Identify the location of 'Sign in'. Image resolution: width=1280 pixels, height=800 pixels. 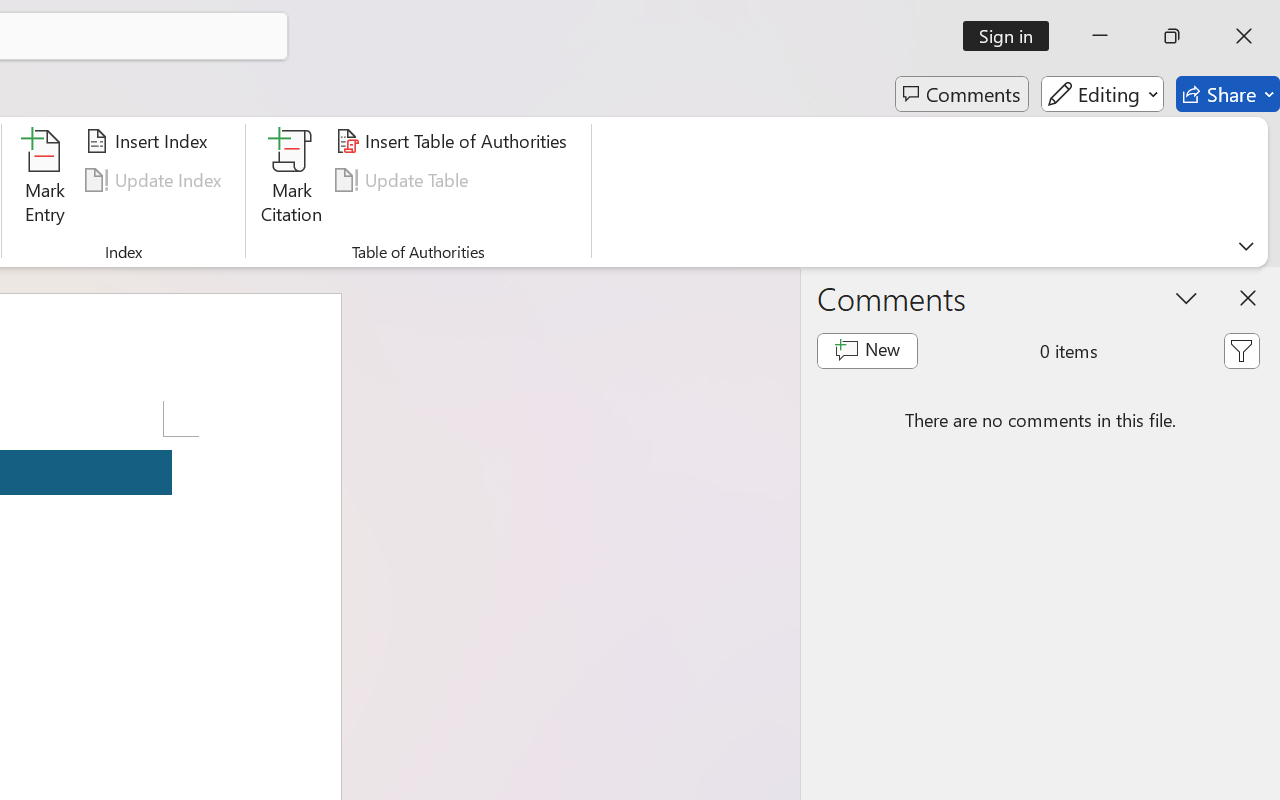
(1013, 35).